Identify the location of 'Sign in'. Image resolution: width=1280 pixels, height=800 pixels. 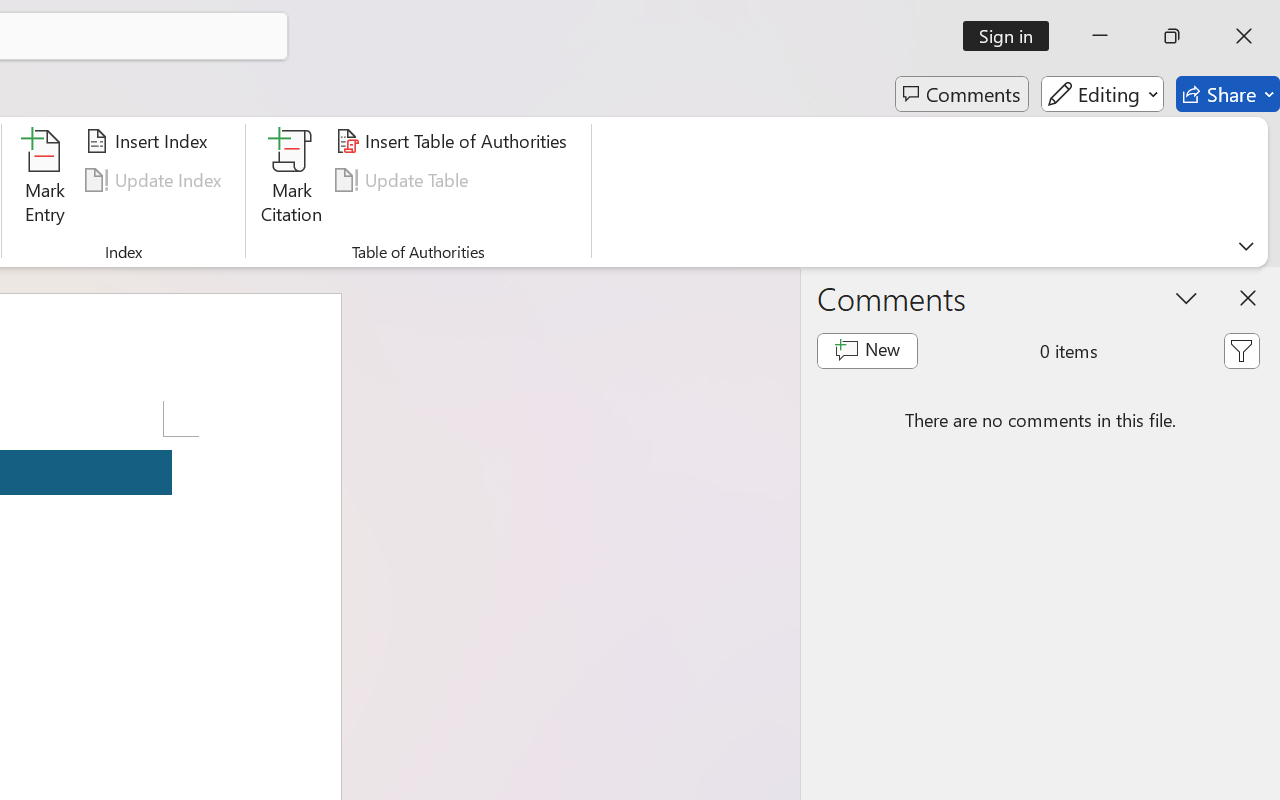
(1013, 35).